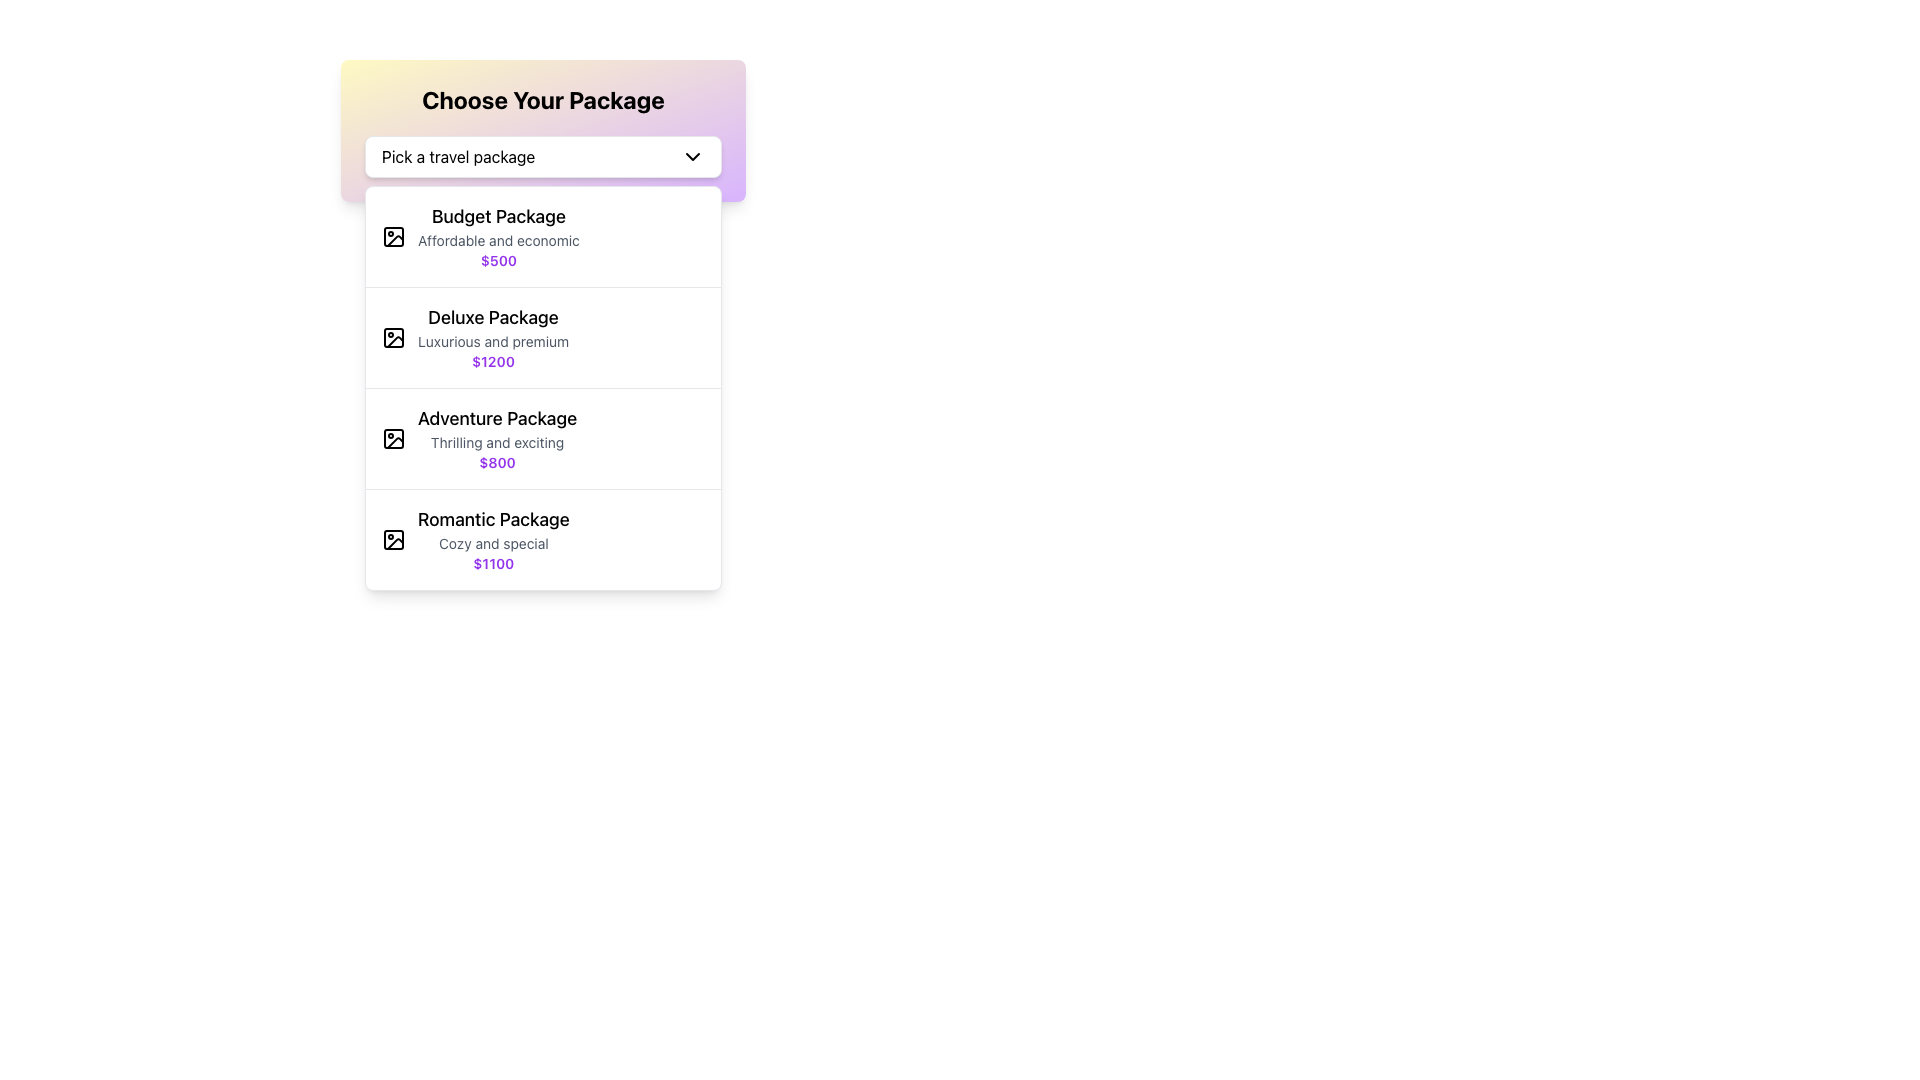 The width and height of the screenshot is (1920, 1080). I want to click on the price text label of the 'Deluxe Package', which is located at the bottom of the package listing and indicates its cost to the user, so click(493, 362).